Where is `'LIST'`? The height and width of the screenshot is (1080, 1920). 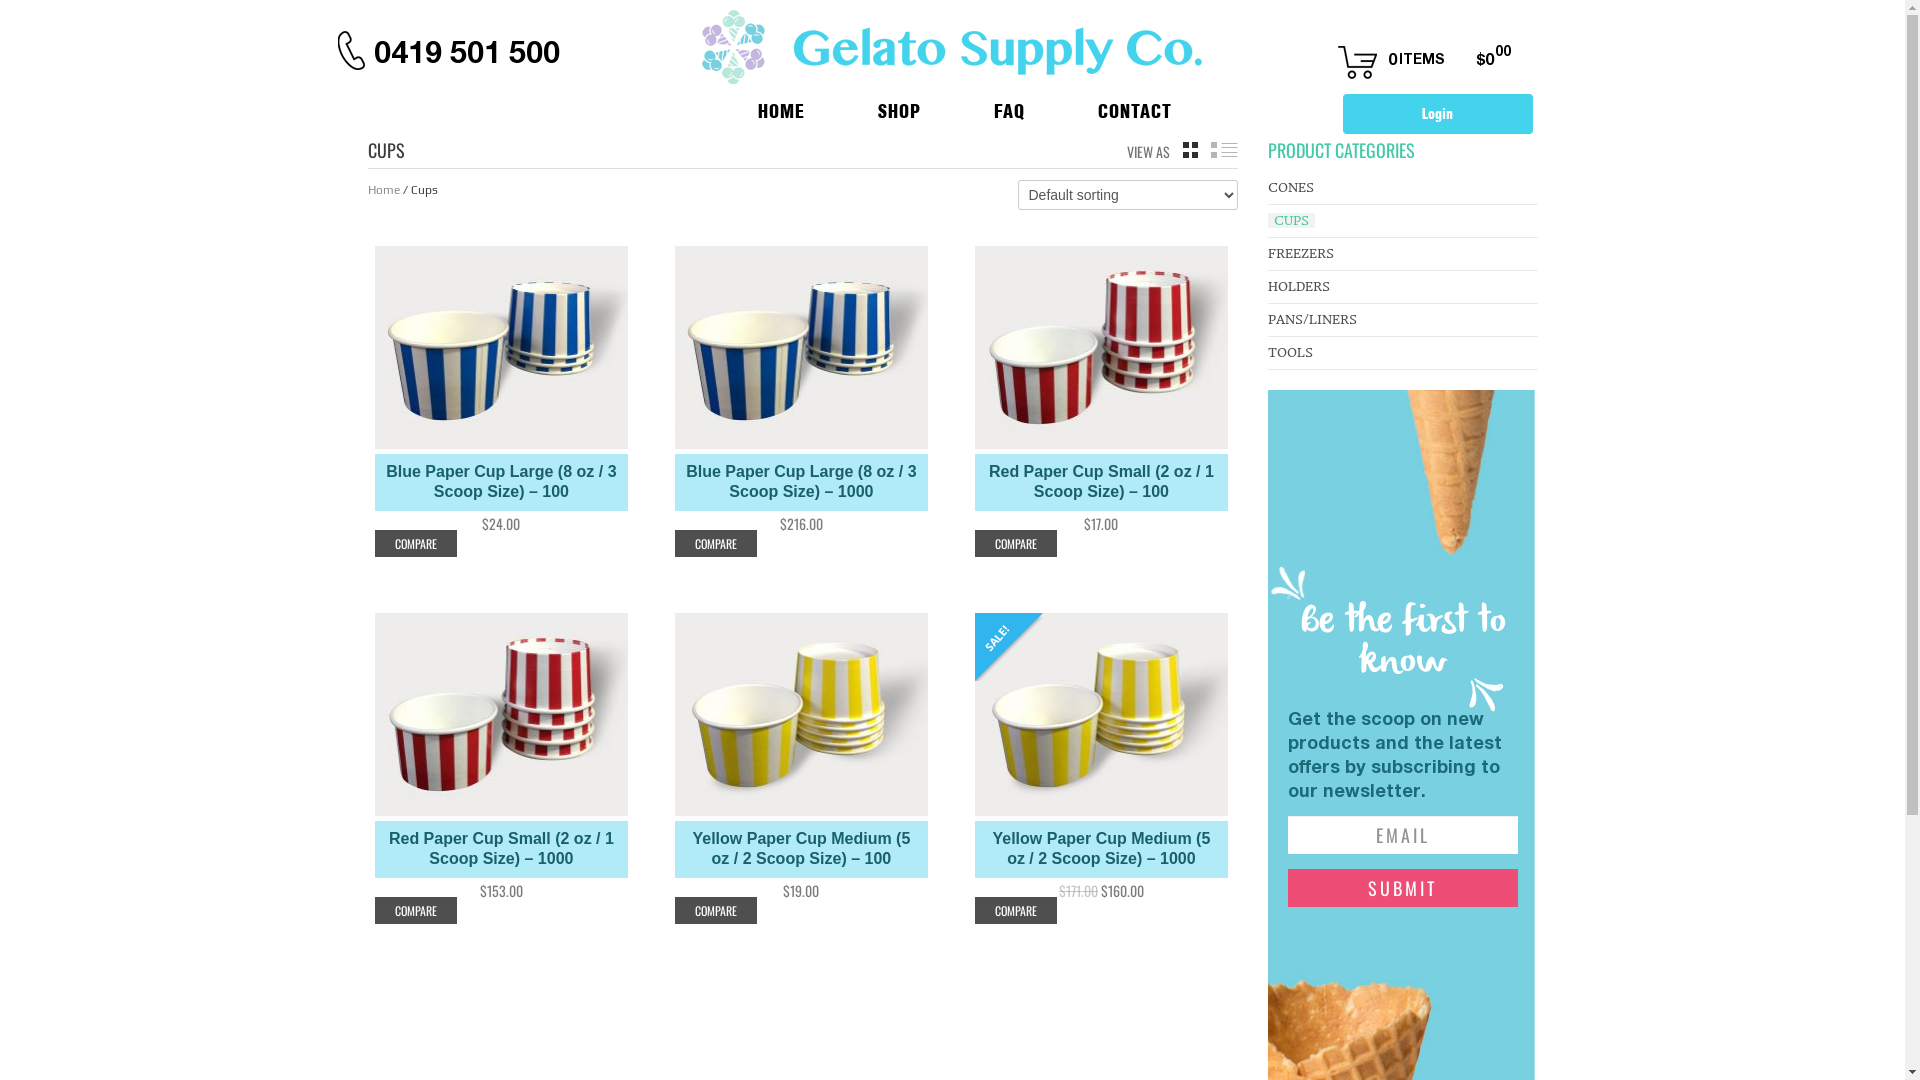
'LIST' is located at coordinates (1222, 149).